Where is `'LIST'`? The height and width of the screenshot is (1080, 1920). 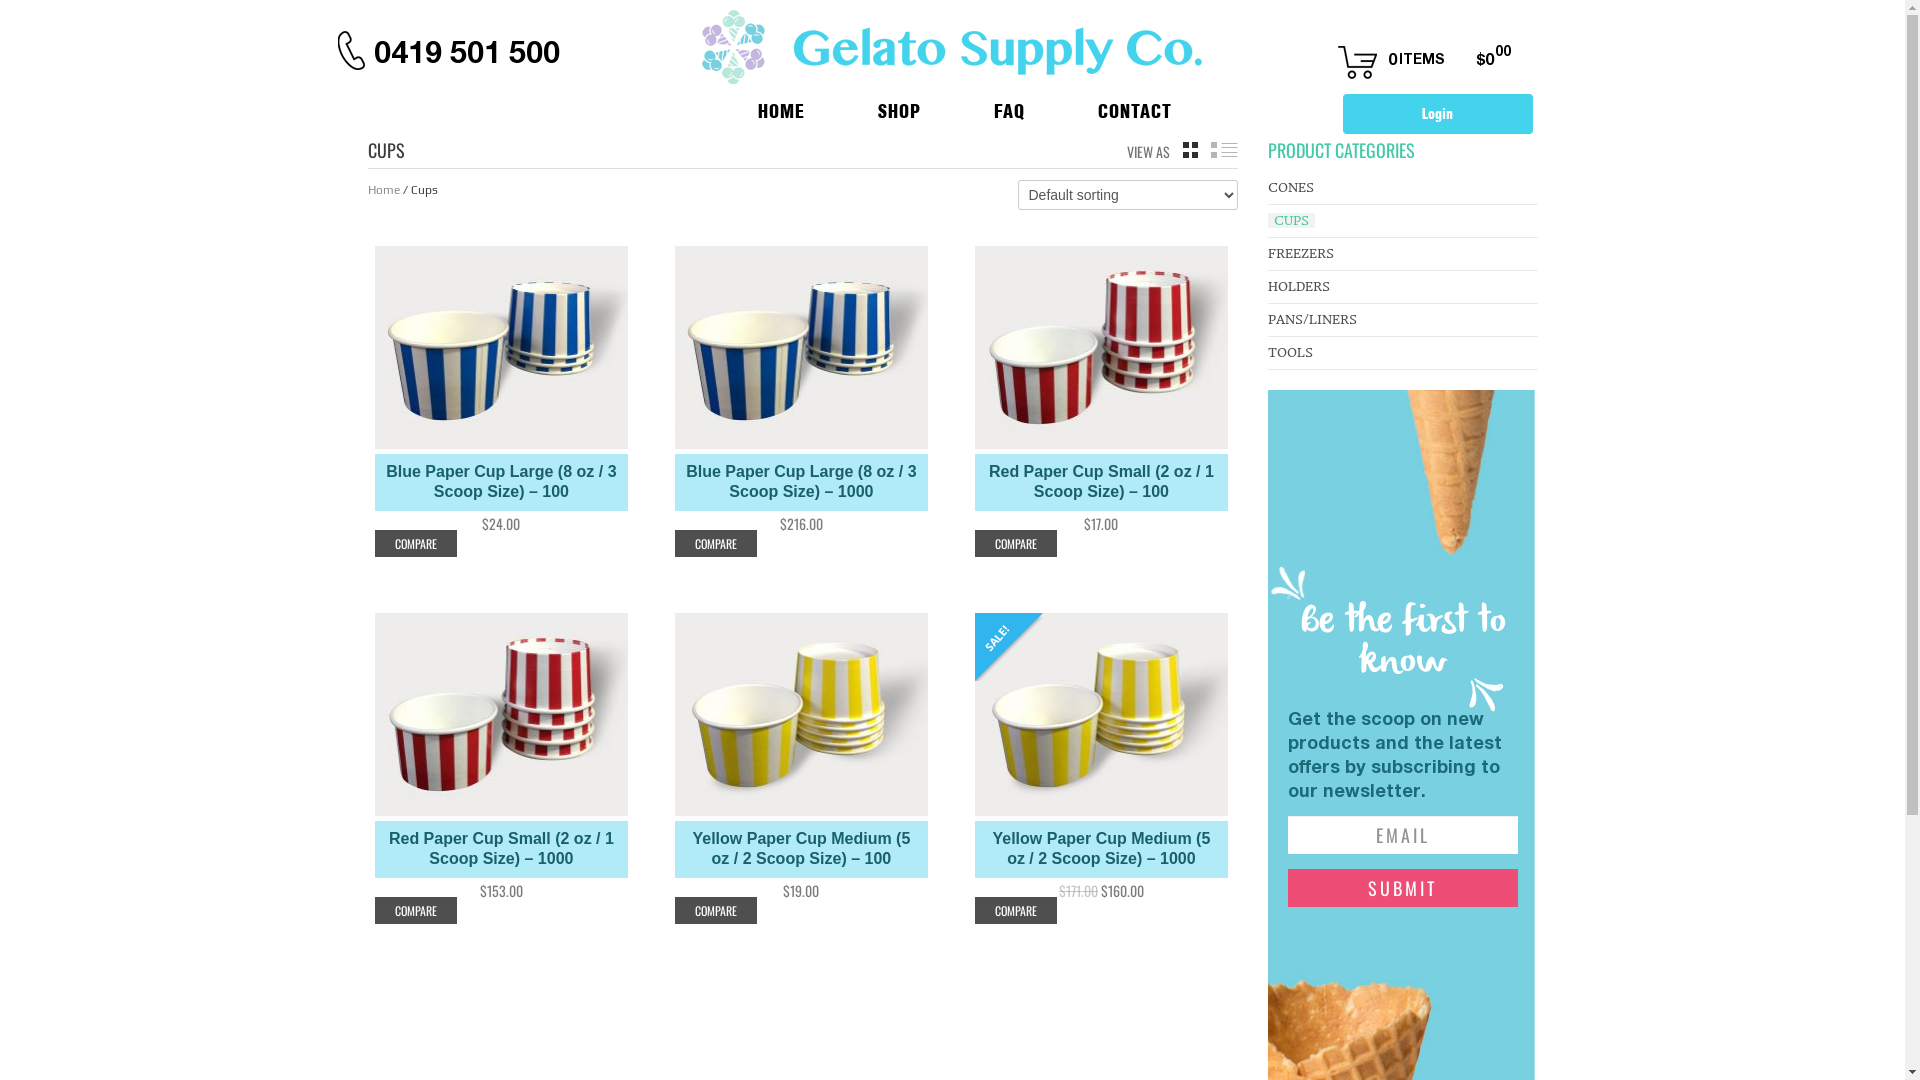
'LIST' is located at coordinates (1222, 149).